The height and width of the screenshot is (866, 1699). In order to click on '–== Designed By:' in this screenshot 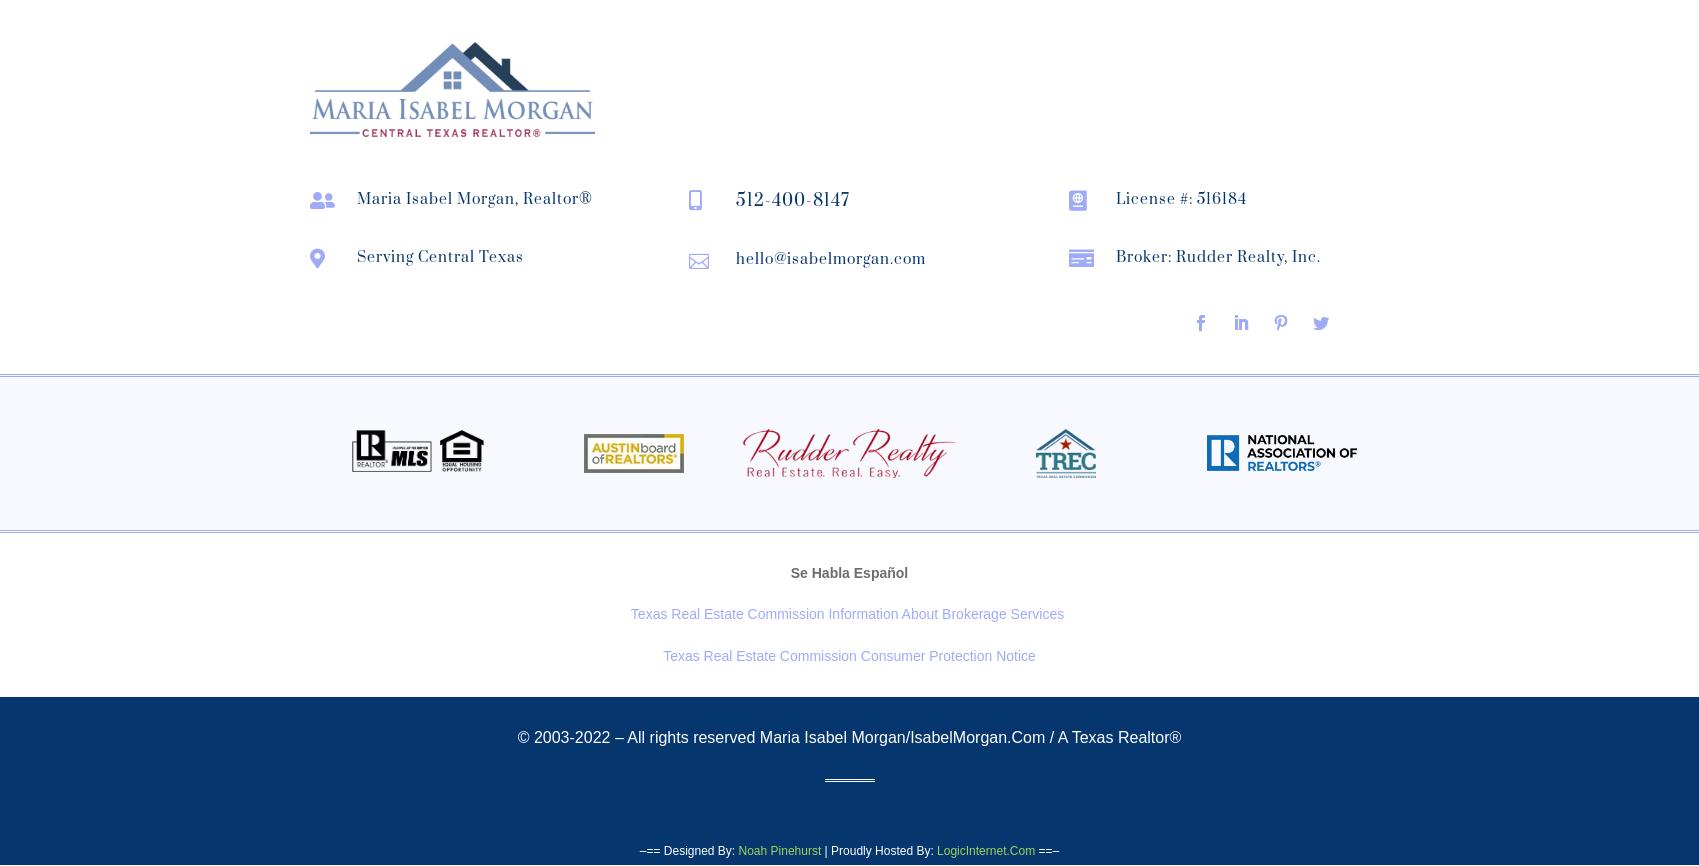, I will do `click(687, 848)`.